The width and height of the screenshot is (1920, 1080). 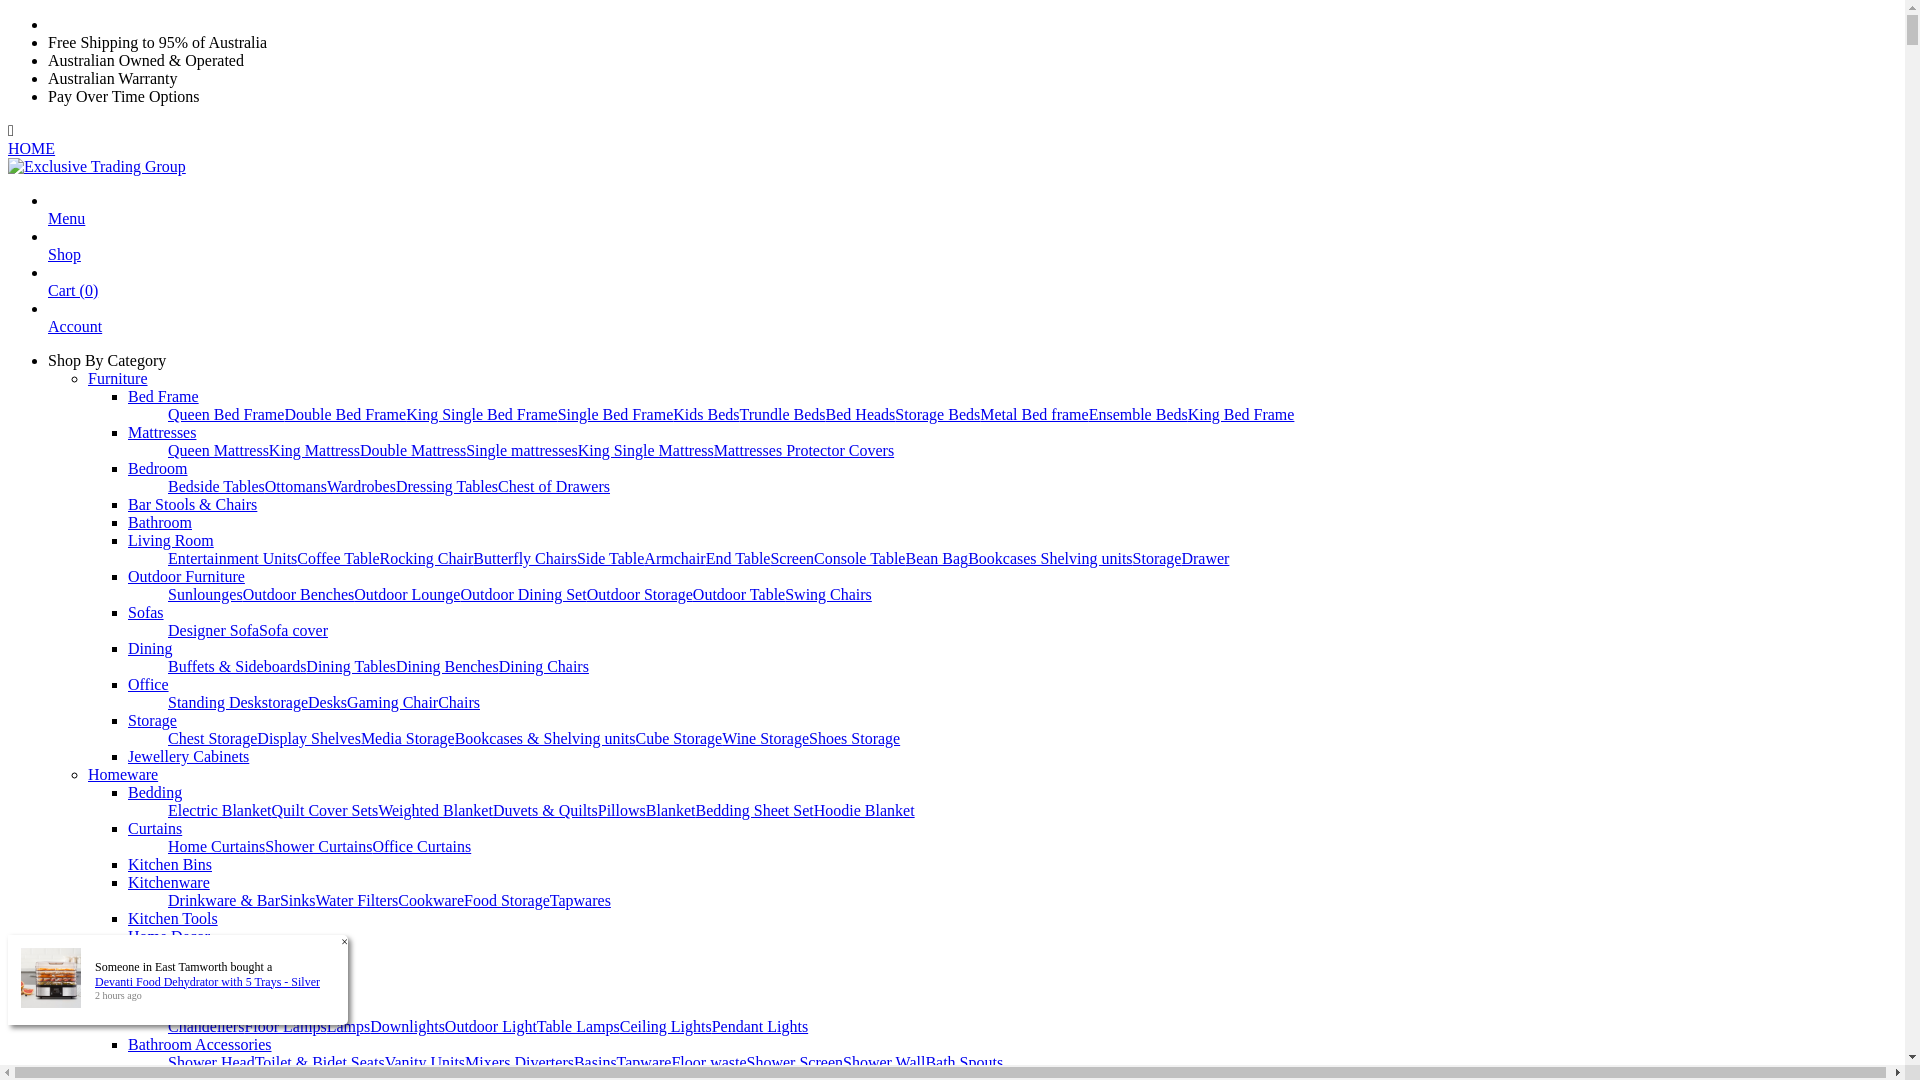 I want to click on 'Dining Benches', so click(x=446, y=666).